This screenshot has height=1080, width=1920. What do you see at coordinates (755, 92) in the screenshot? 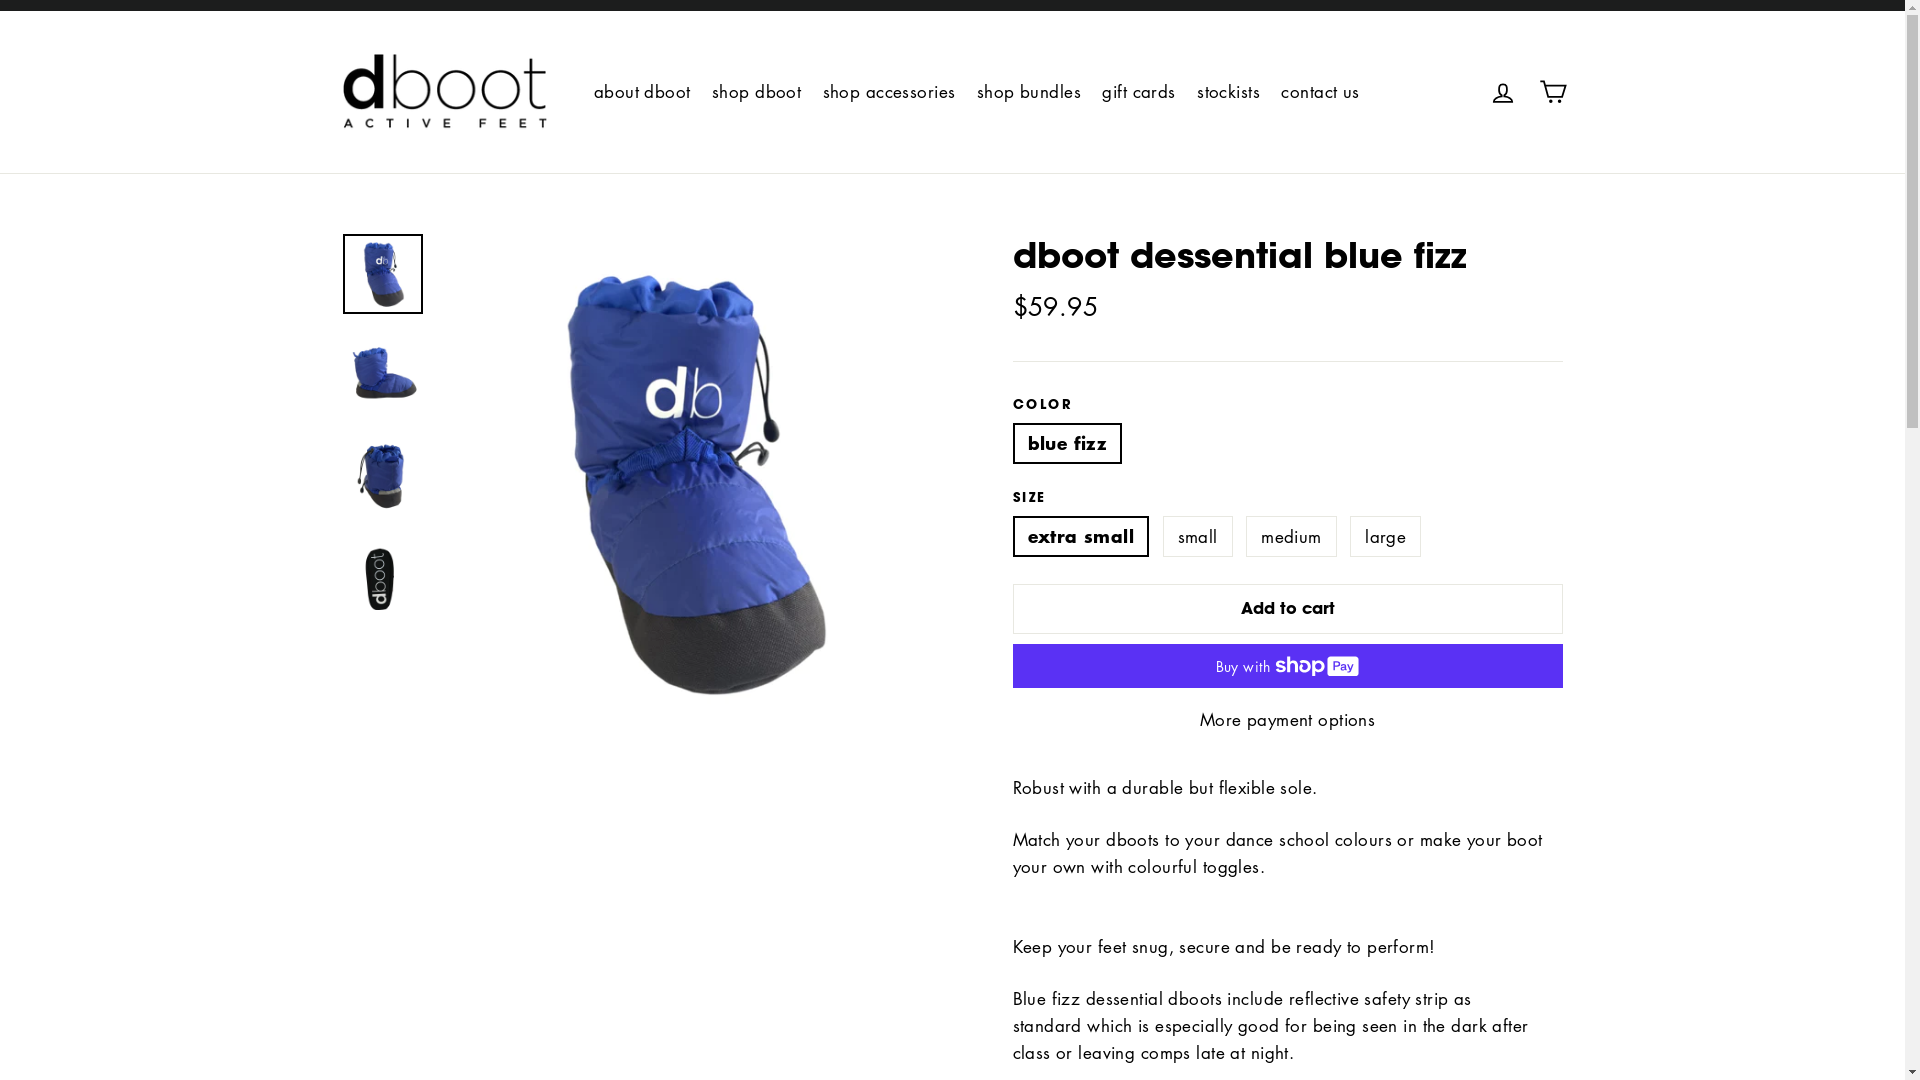
I see `'shop dboot'` at bounding box center [755, 92].